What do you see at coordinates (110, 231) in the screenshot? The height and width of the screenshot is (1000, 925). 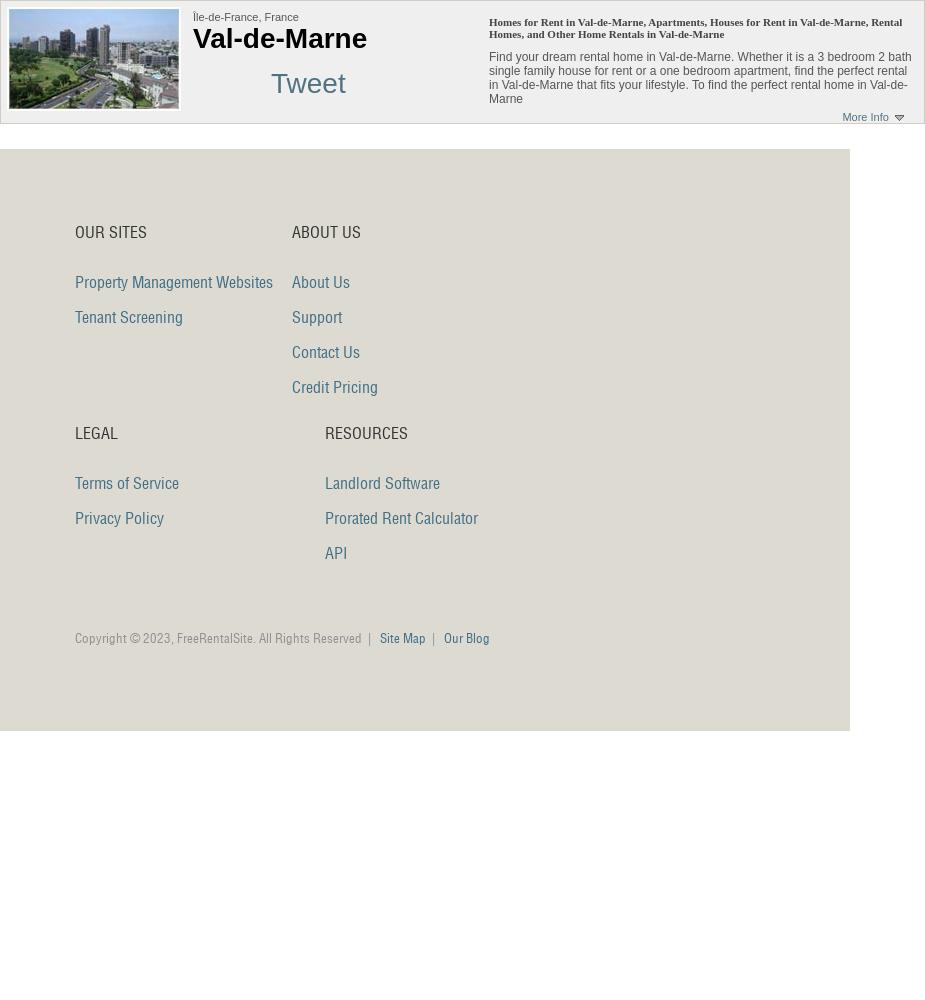 I see `'Our Sites'` at bounding box center [110, 231].